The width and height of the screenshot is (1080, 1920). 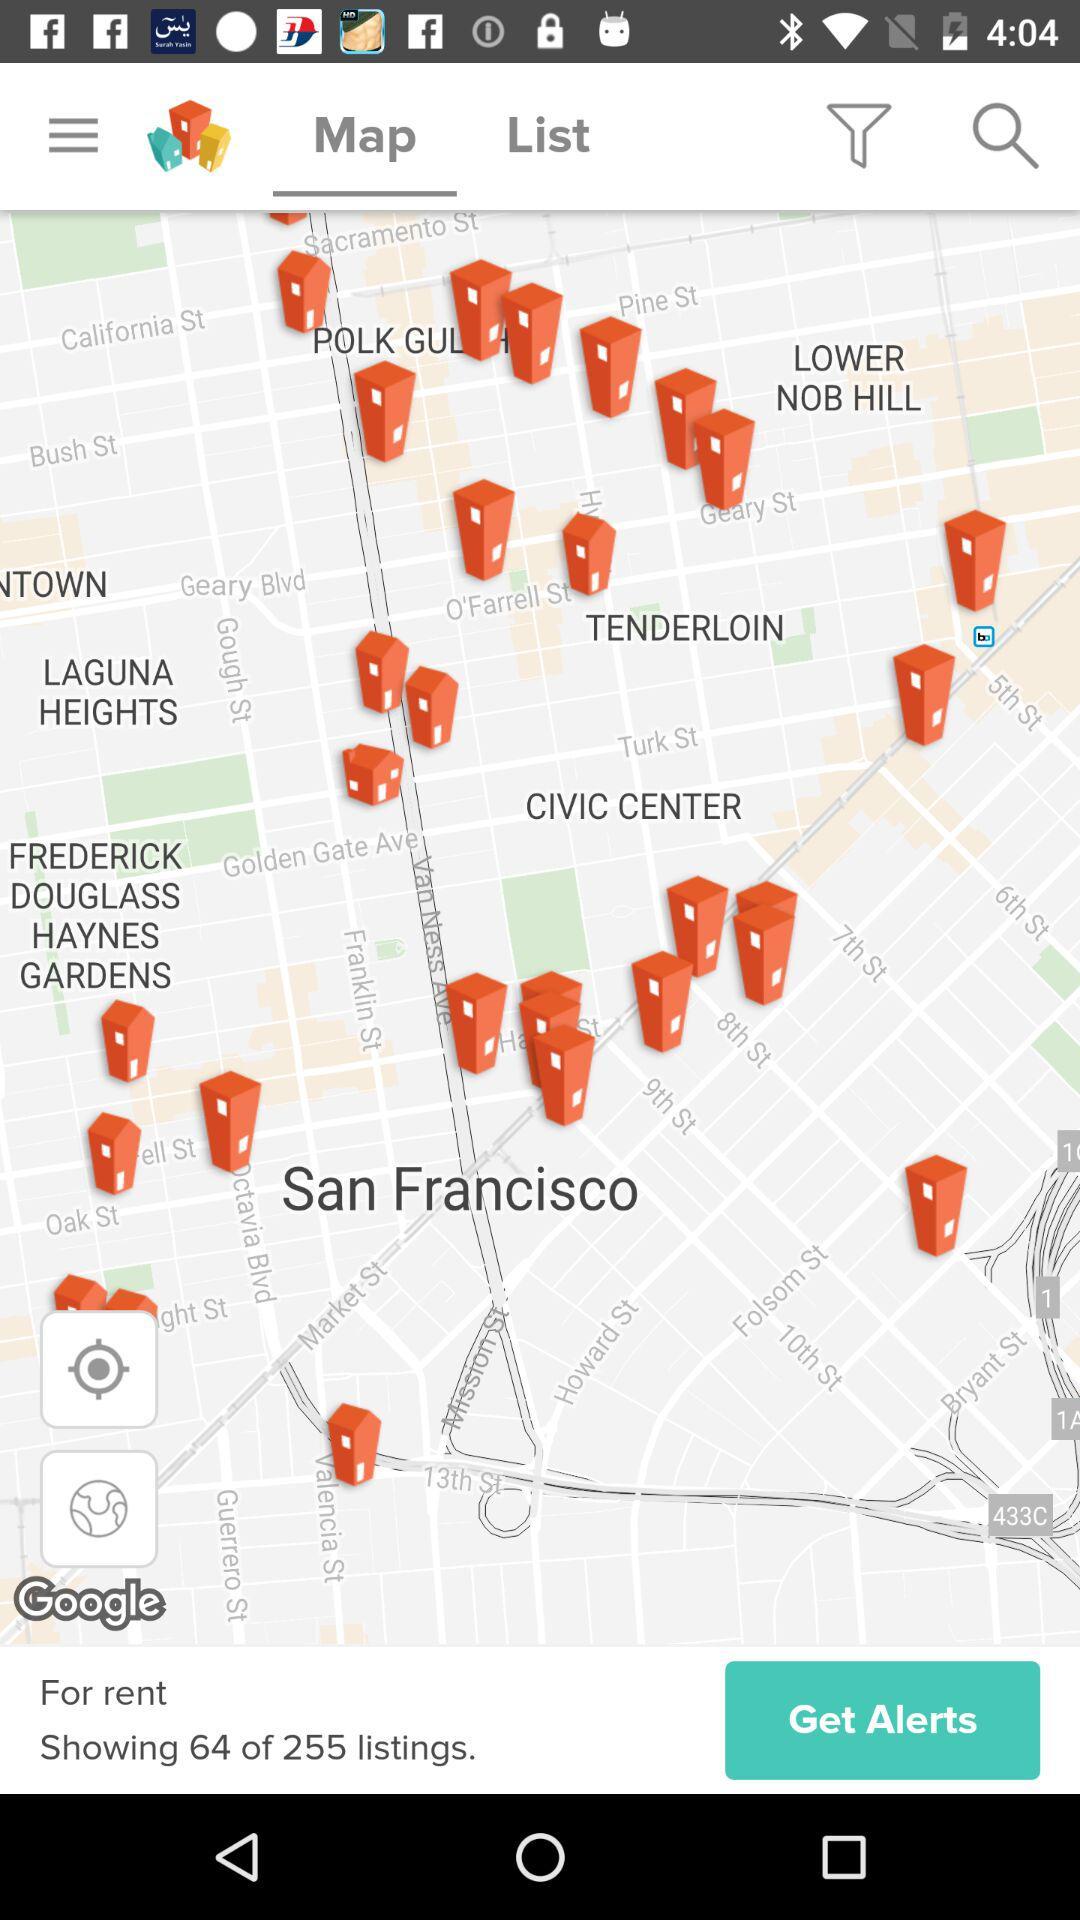 I want to click on item at the center, so click(x=540, y=927).